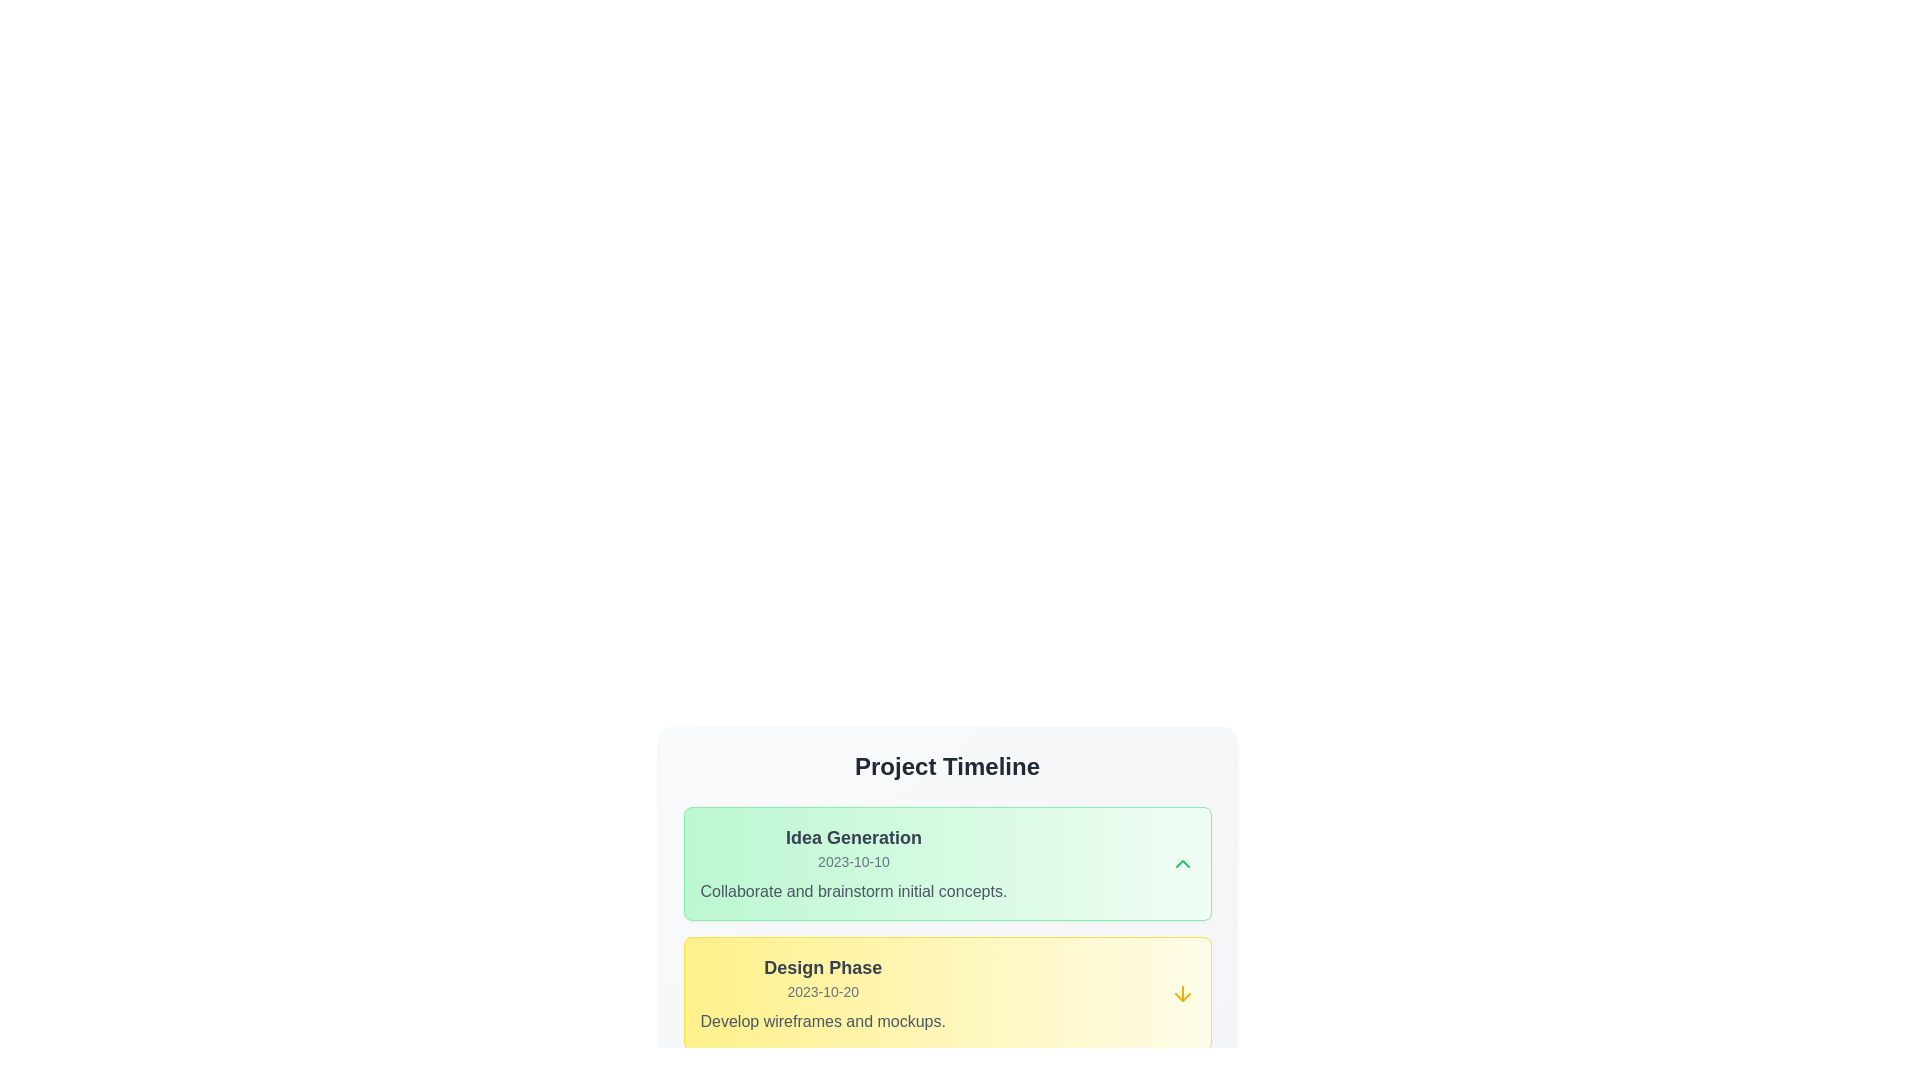 This screenshot has height=1080, width=1920. I want to click on the content of the bold heading labeled 'Idea Generation' located at the top of the 'Project Timeline' section, so click(853, 837).